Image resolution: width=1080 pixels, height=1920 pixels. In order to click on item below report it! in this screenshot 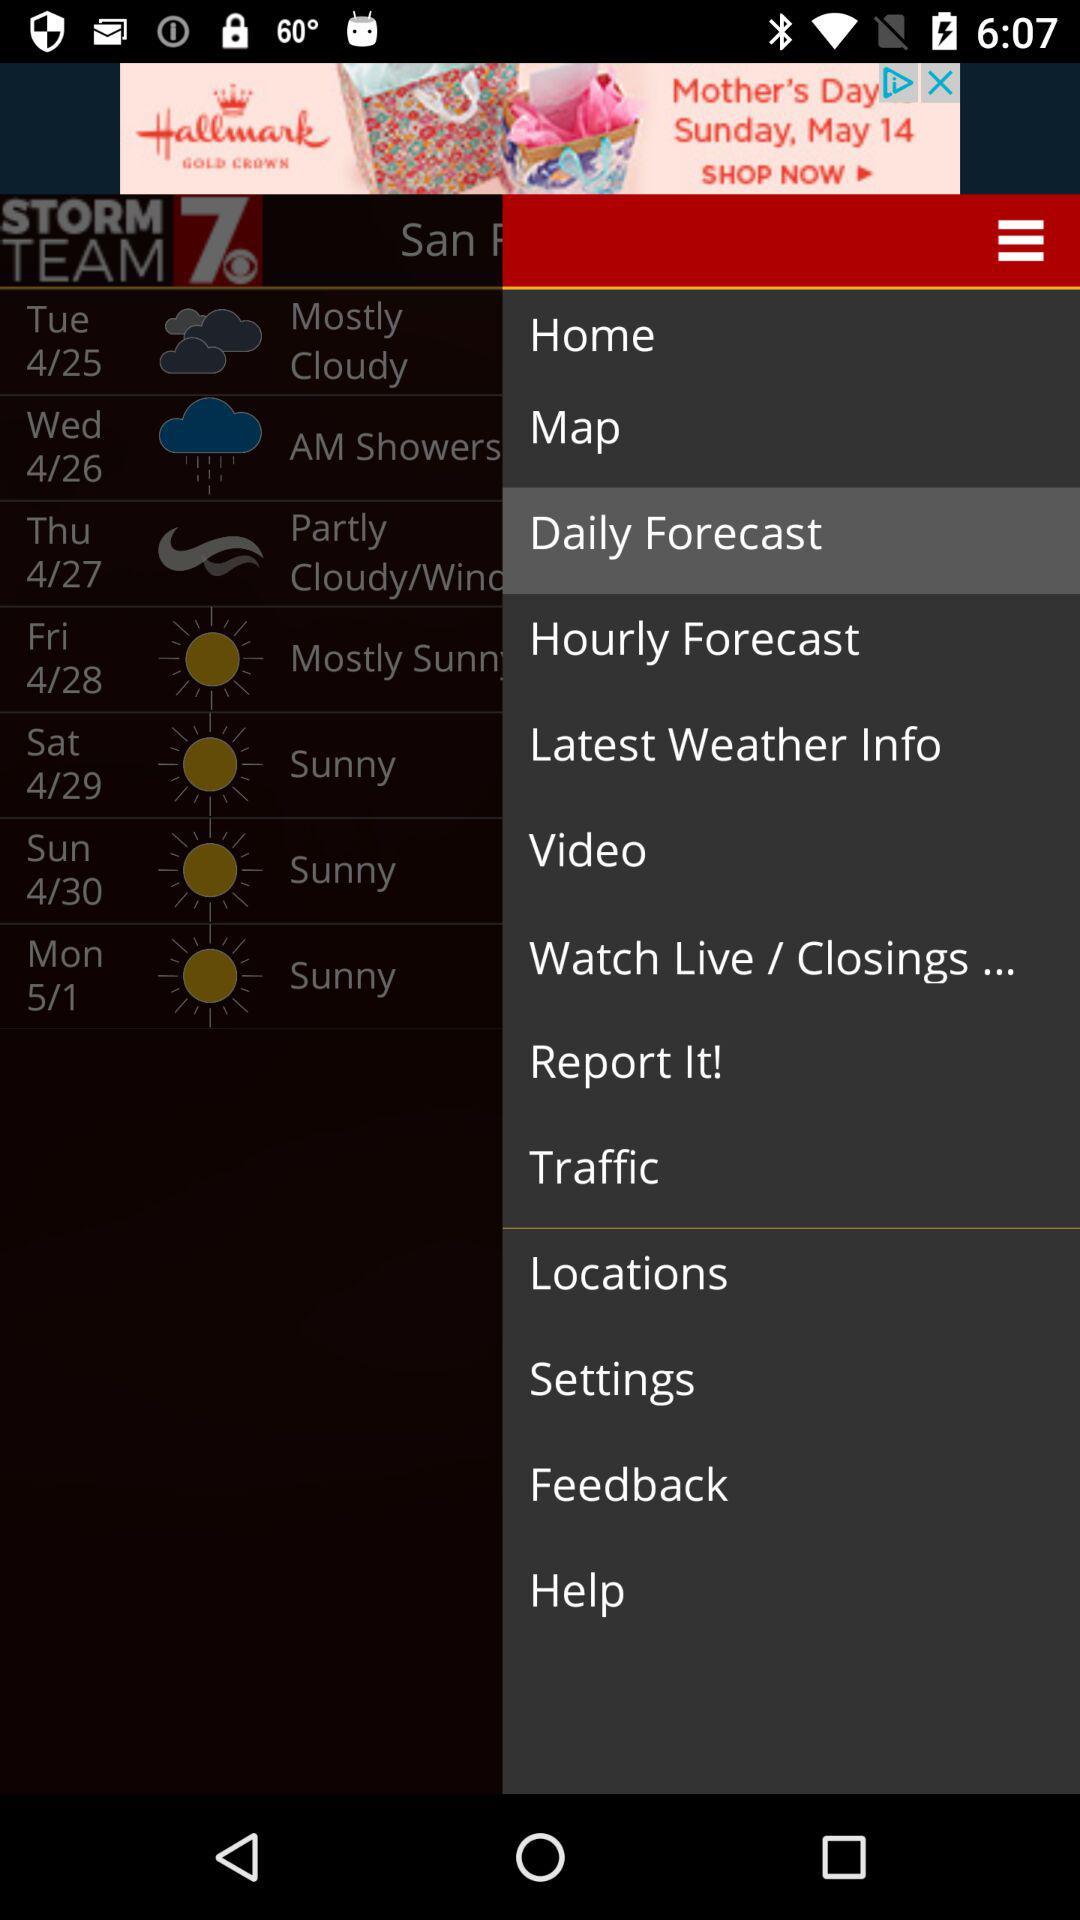, I will do `click(774, 1168)`.